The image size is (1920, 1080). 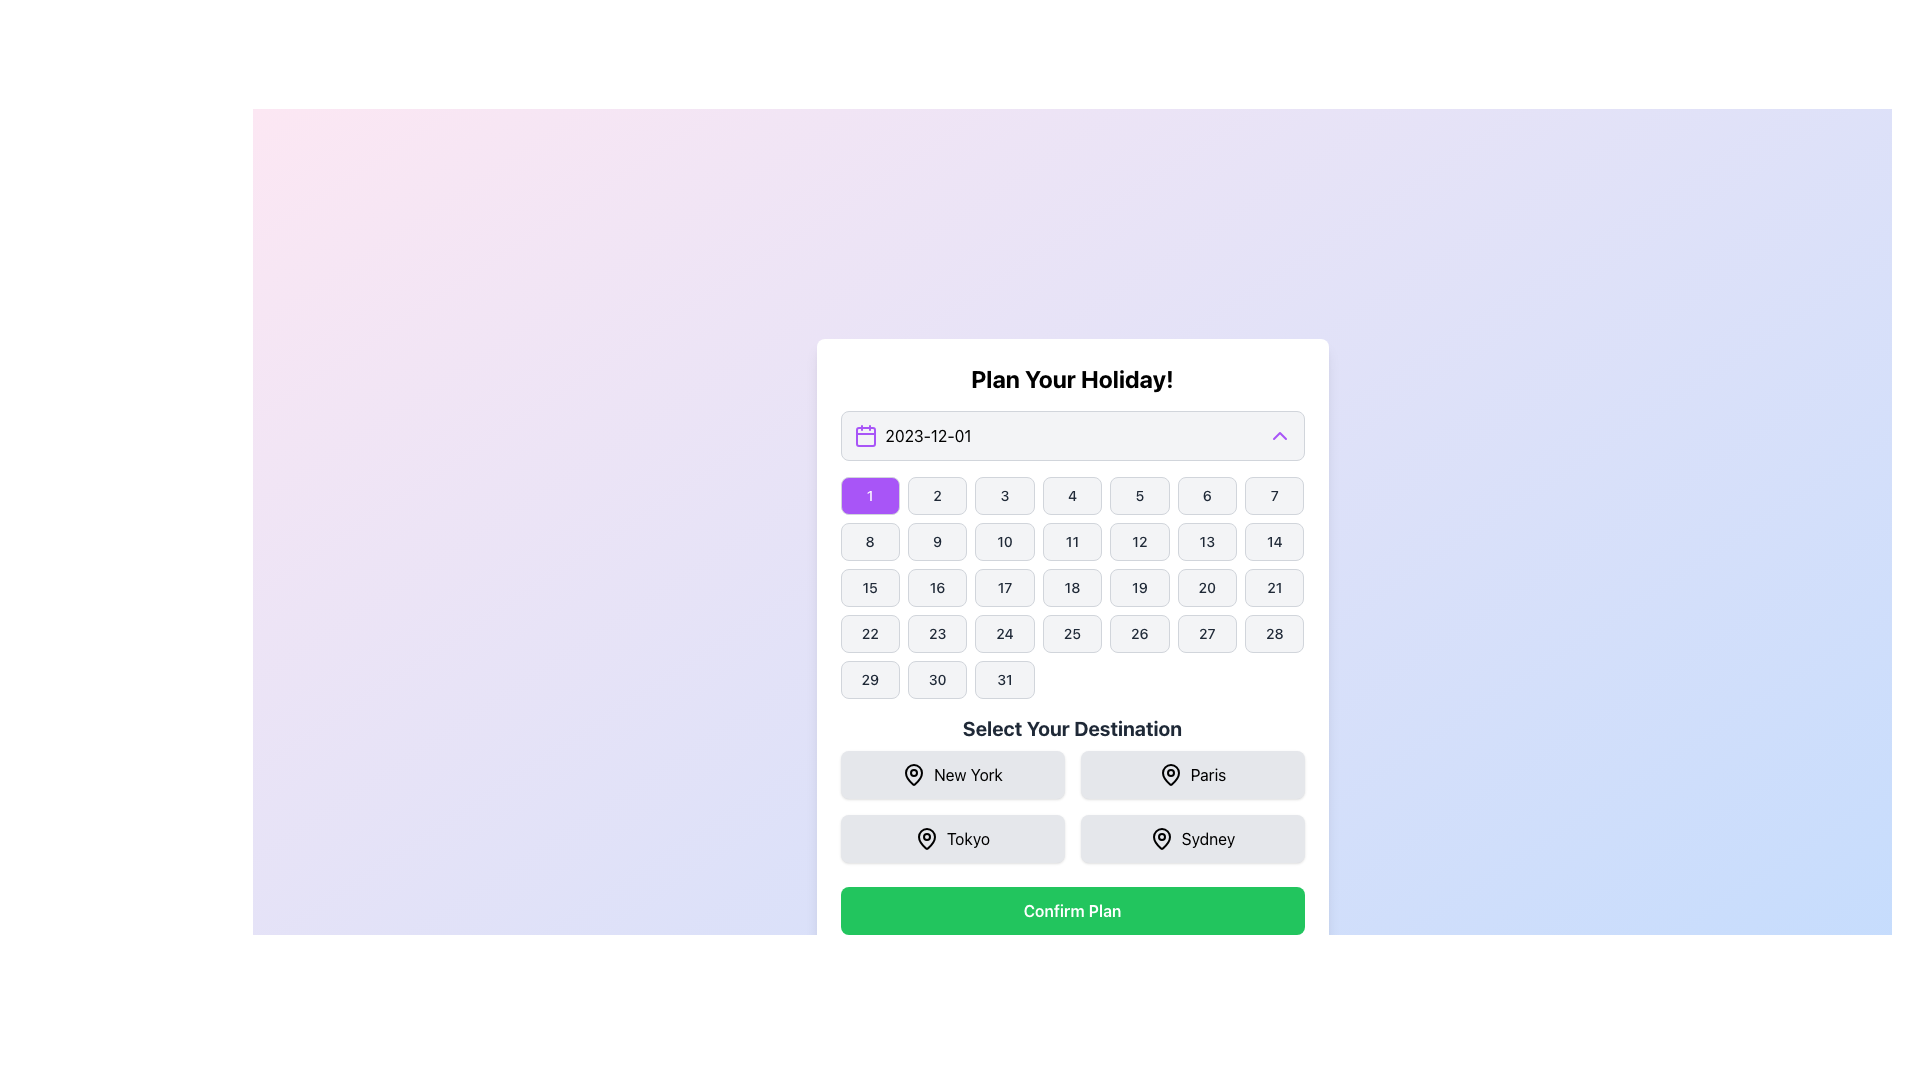 I want to click on the button labeled '28' in the calendar grid, so click(x=1273, y=633).